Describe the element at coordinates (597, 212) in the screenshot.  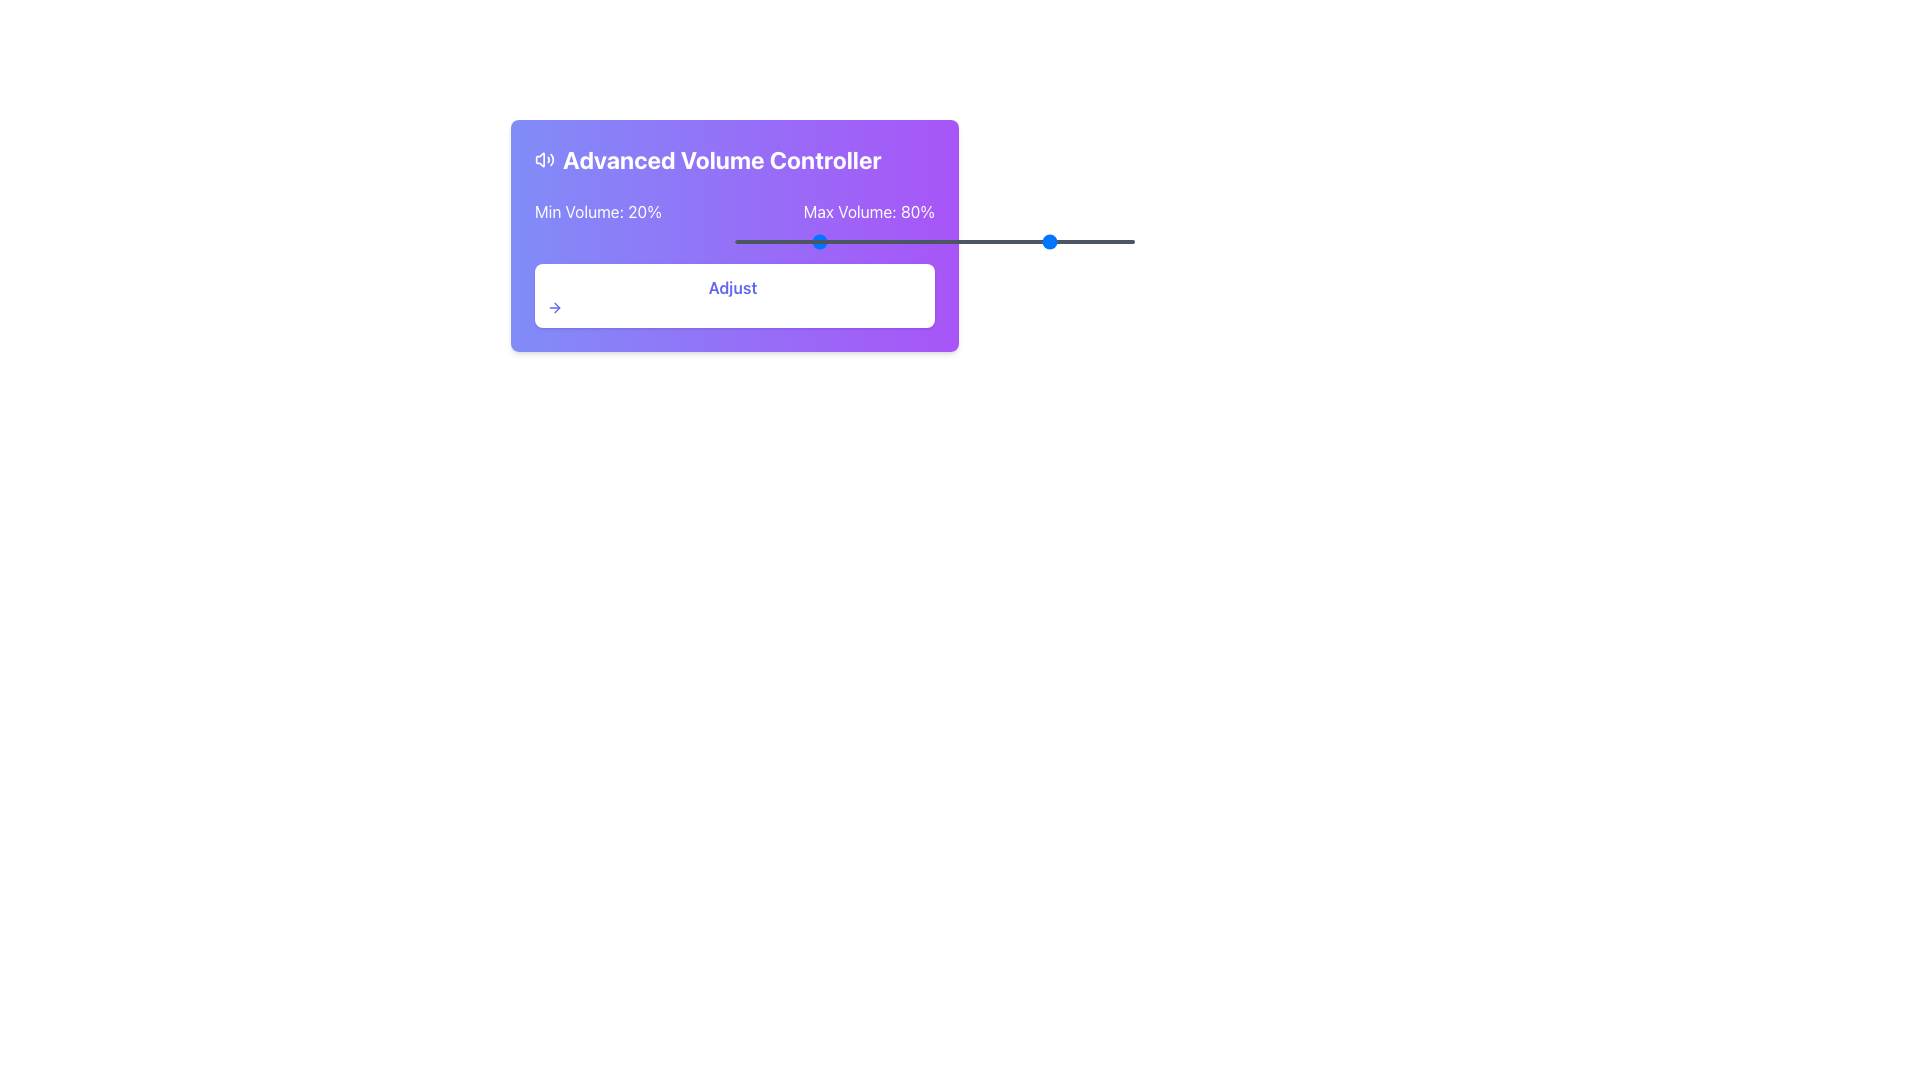
I see `the Text Label displaying 'Min Volume: 20%' that indicates the minimum volume level within the 'Advanced Volume Controller' section` at that location.